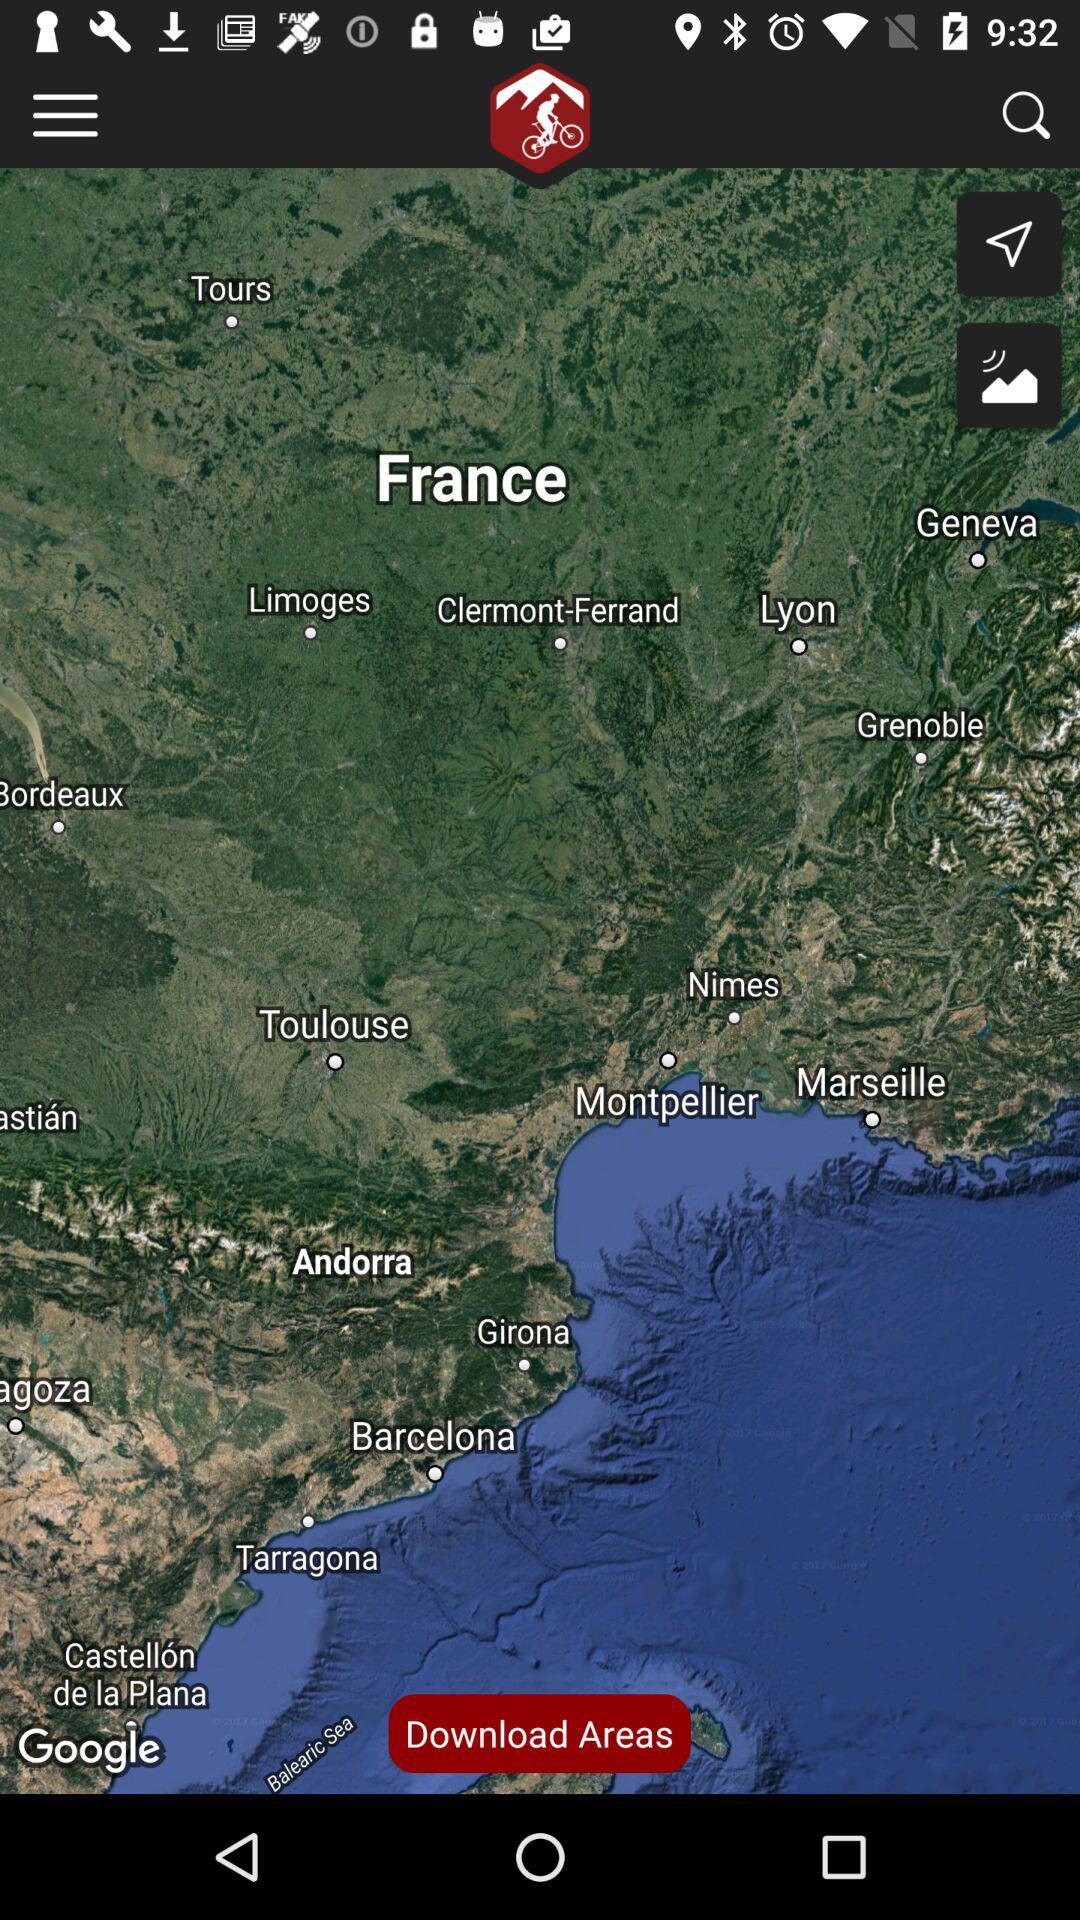 Image resolution: width=1080 pixels, height=1920 pixels. I want to click on search button, so click(1026, 114).